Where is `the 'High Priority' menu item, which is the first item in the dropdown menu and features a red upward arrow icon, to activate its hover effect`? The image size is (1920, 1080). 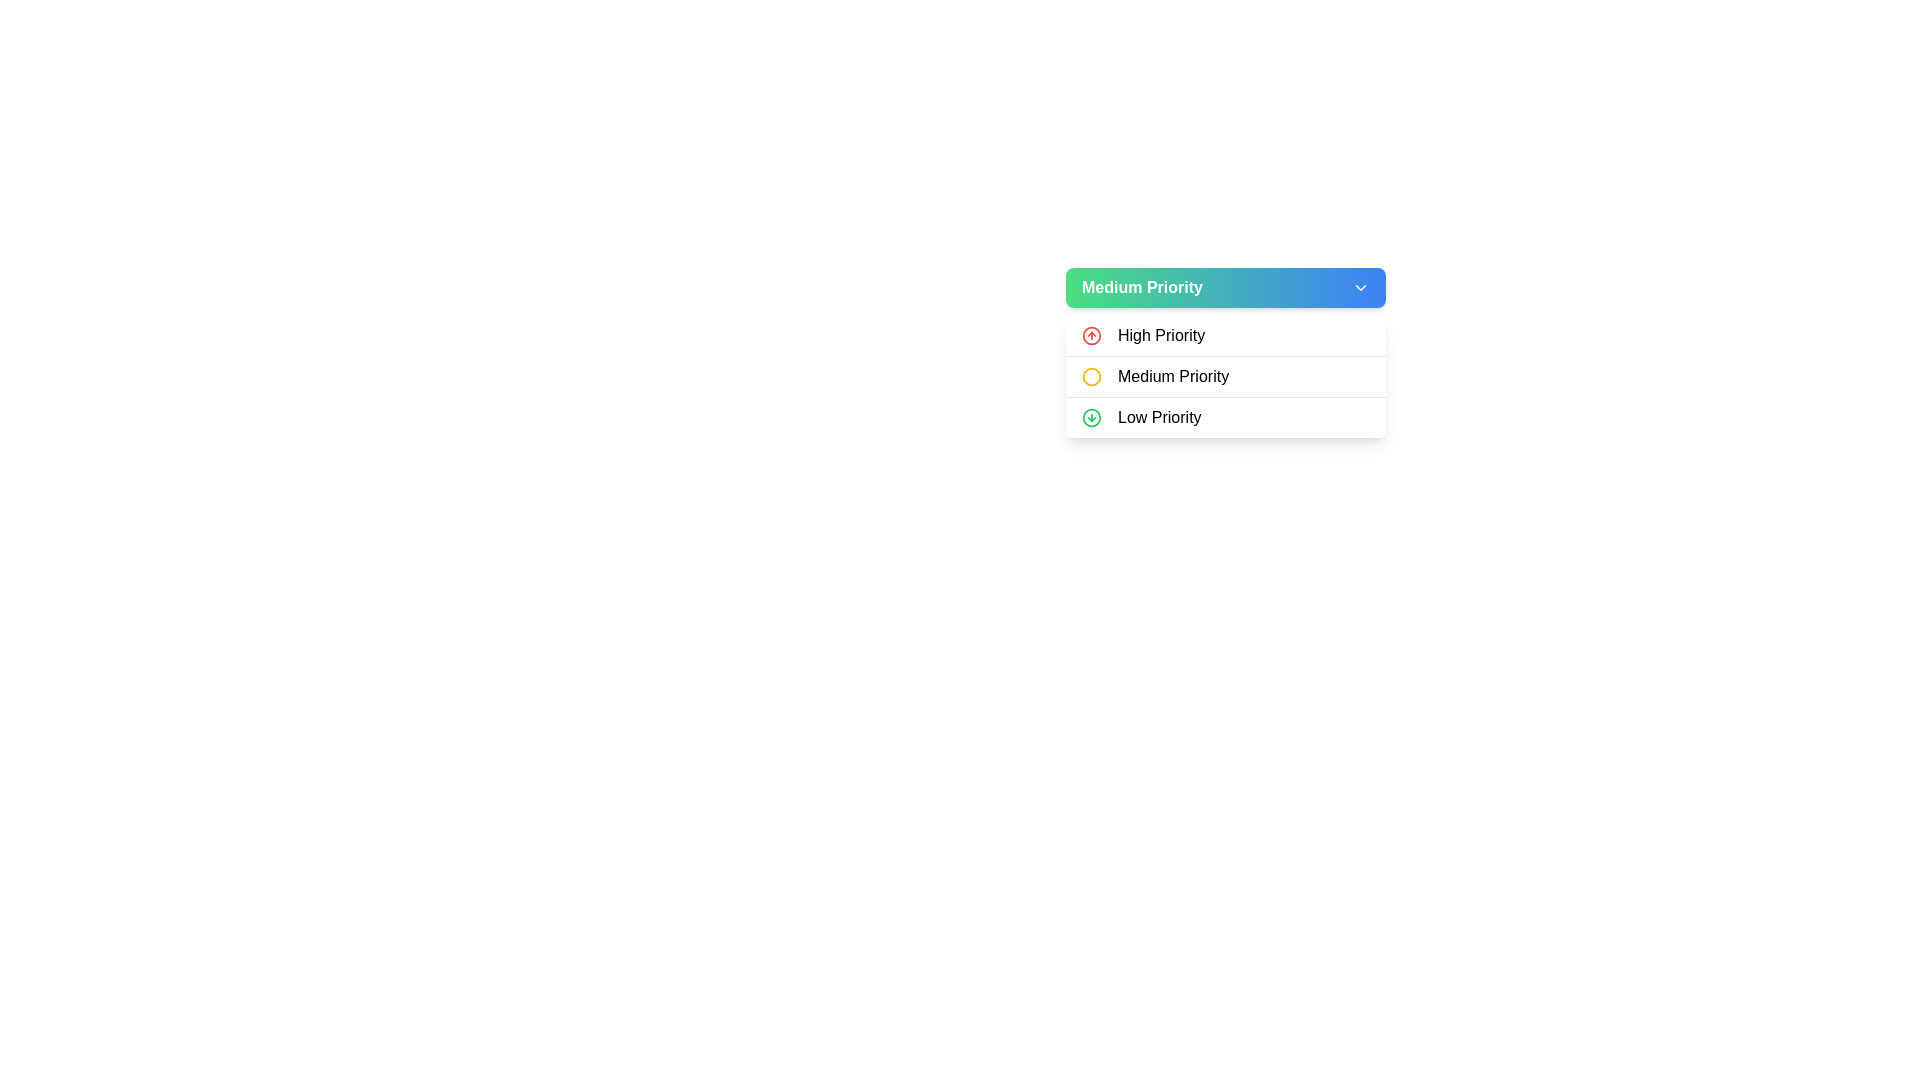
the 'High Priority' menu item, which is the first item in the dropdown menu and features a red upward arrow icon, to activate its hover effect is located at coordinates (1224, 334).